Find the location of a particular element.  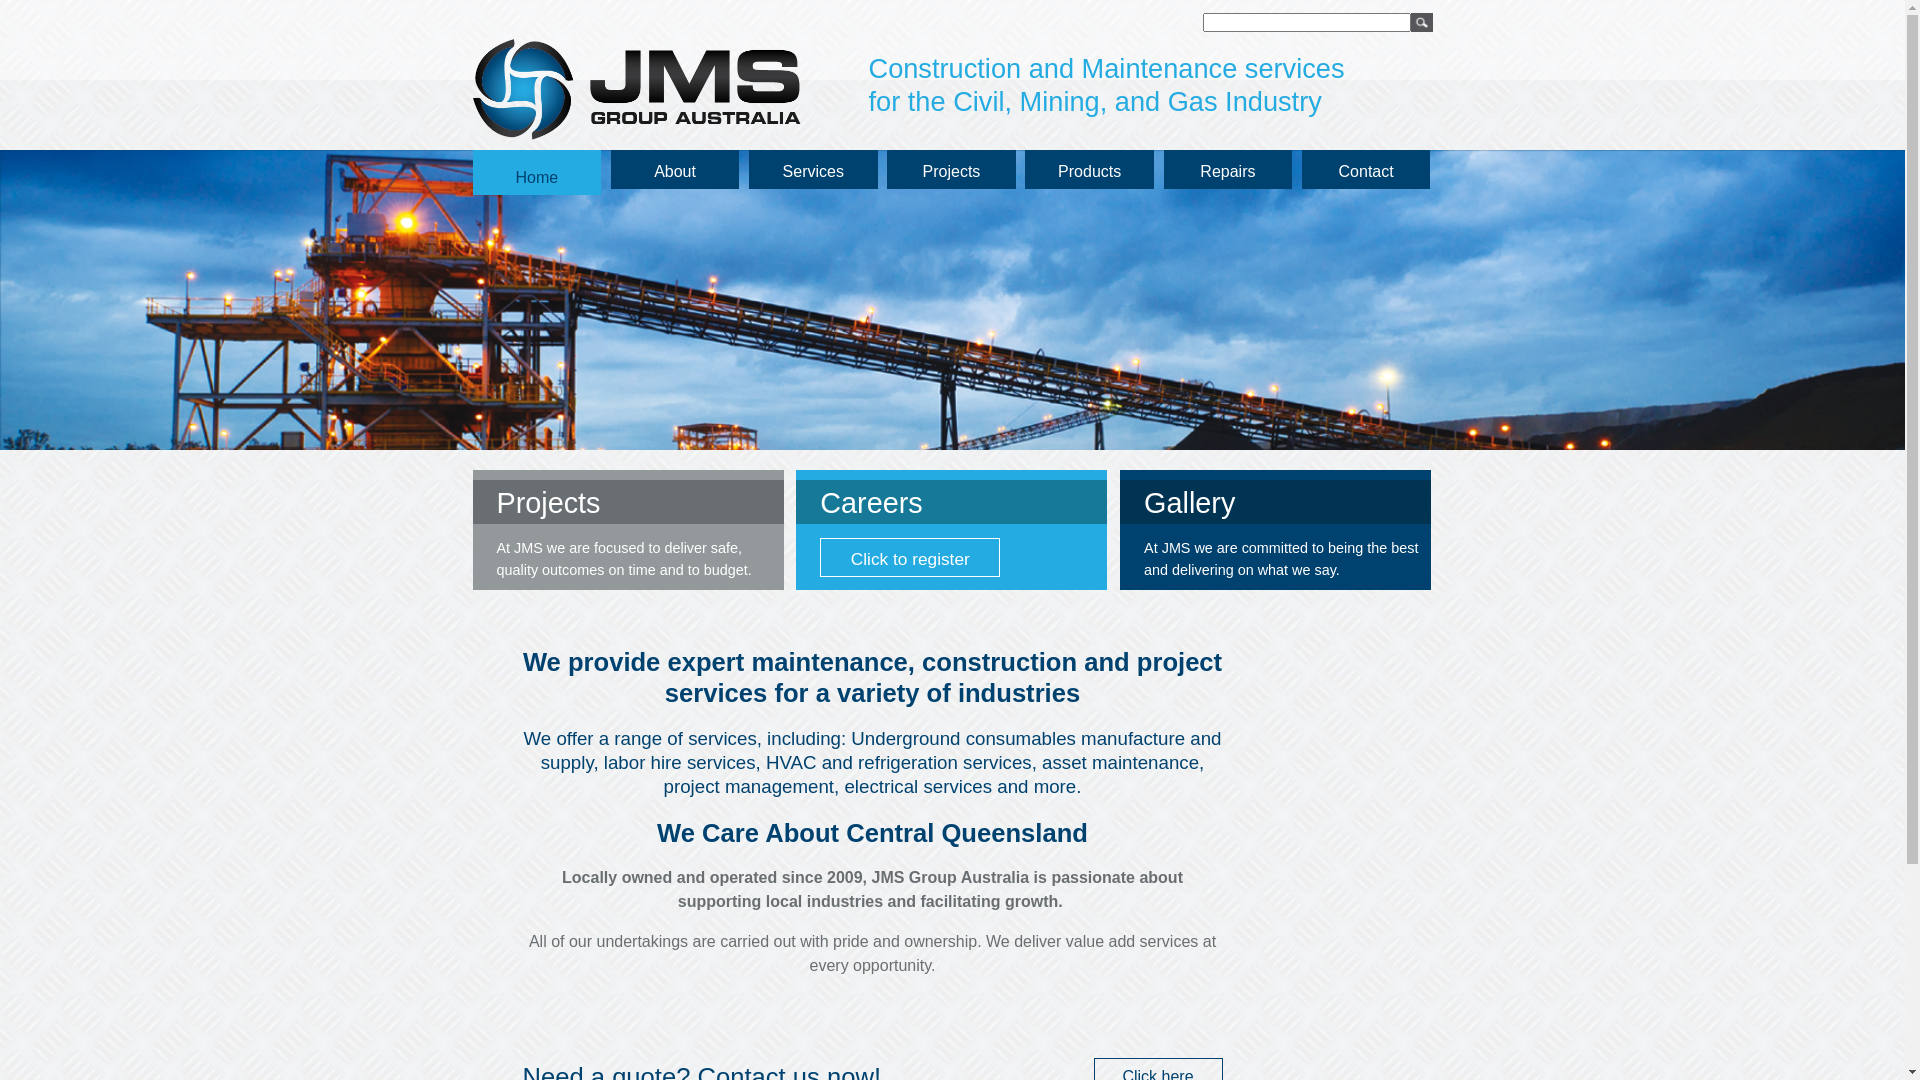

'About' is located at coordinates (675, 168).